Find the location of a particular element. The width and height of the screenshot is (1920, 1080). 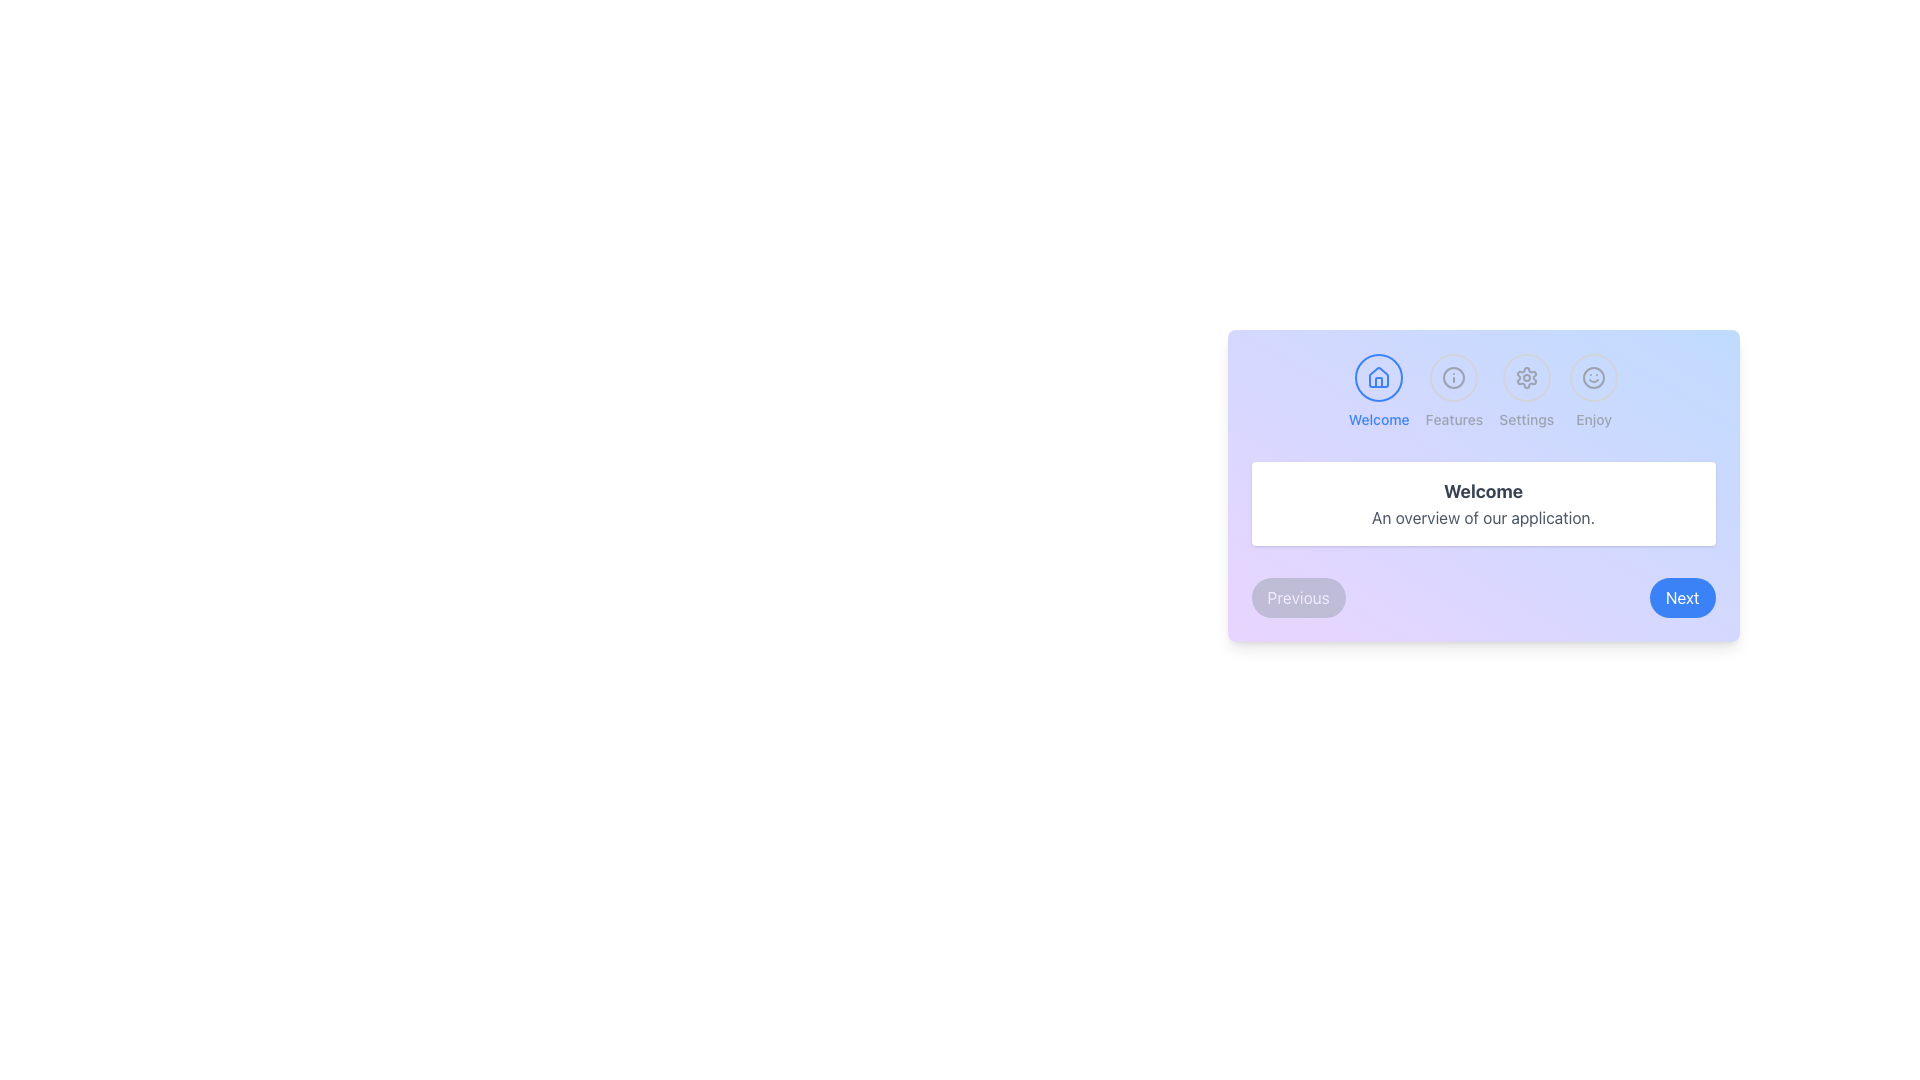

the Circular Icon Button located above the text 'Features' is located at coordinates (1454, 378).